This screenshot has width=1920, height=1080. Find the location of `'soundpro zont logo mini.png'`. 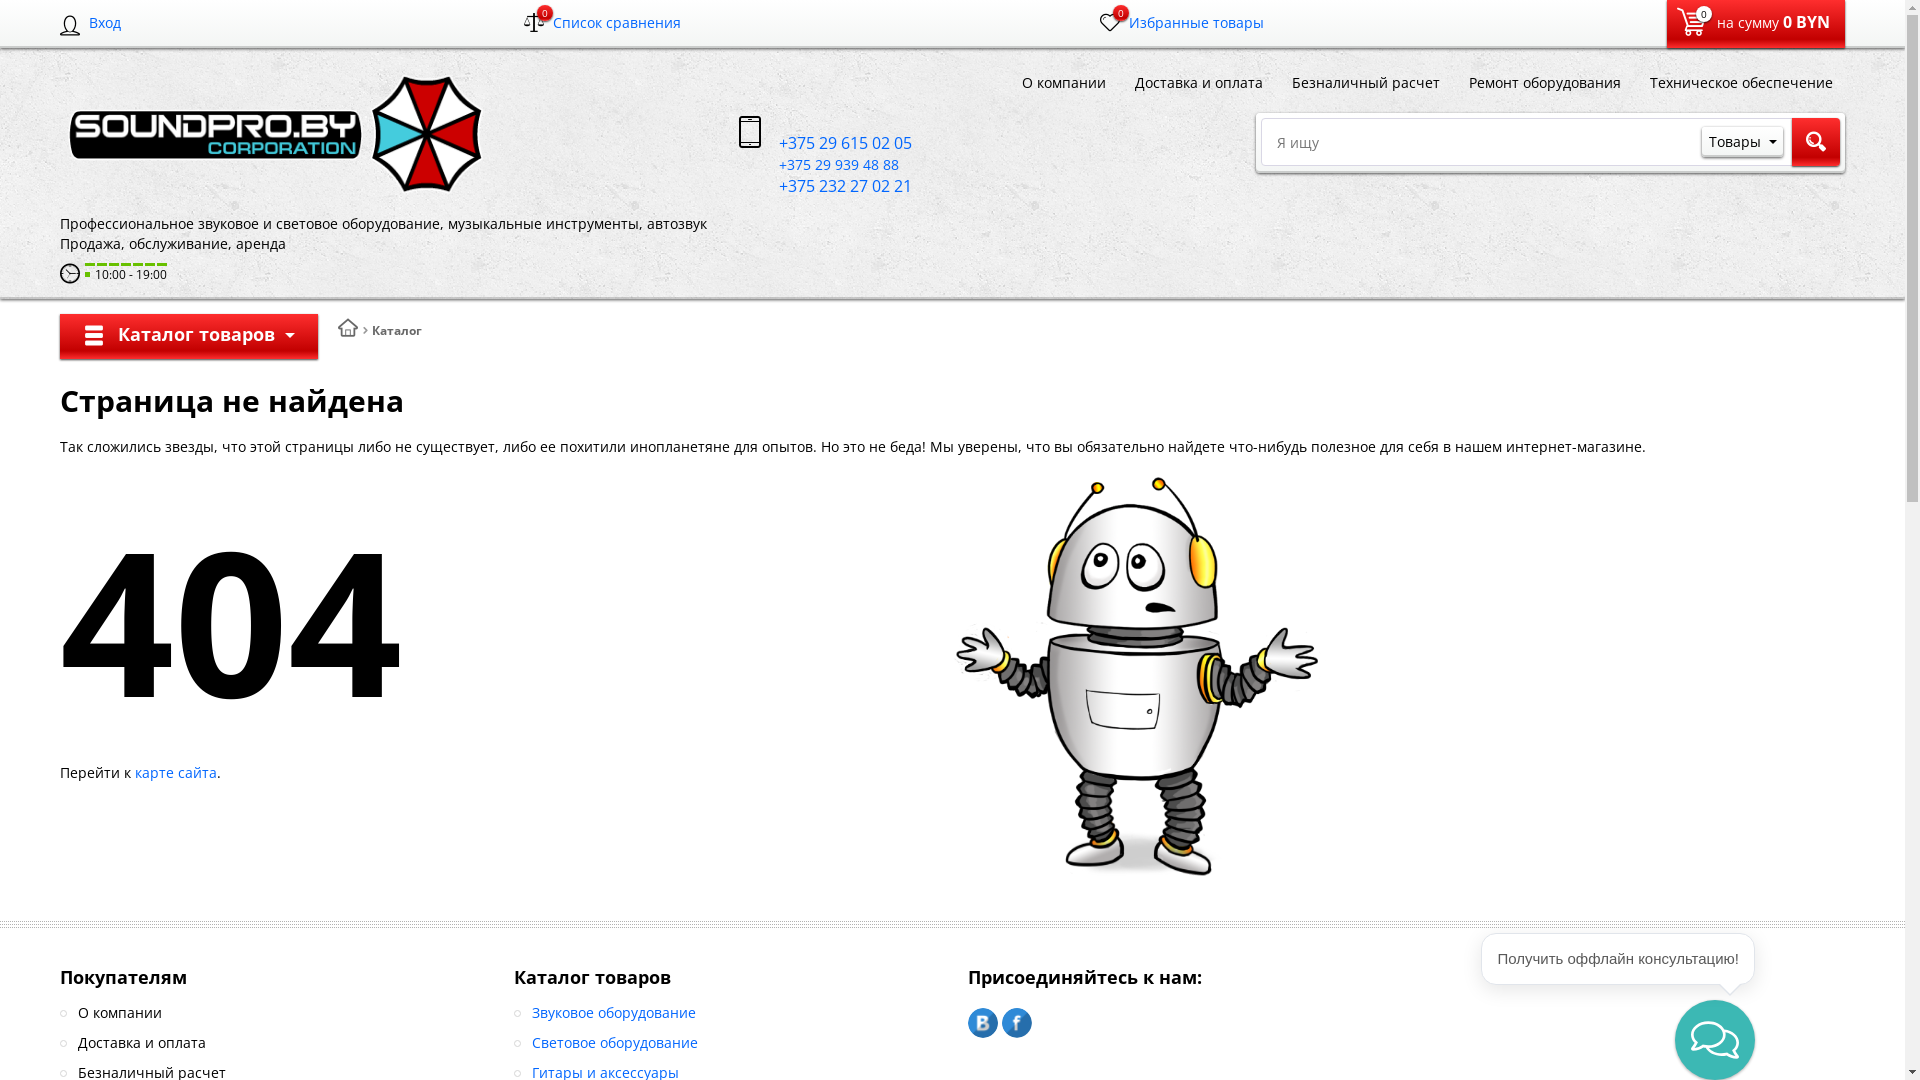

'soundpro zont logo mini.png' is located at coordinates (273, 134).